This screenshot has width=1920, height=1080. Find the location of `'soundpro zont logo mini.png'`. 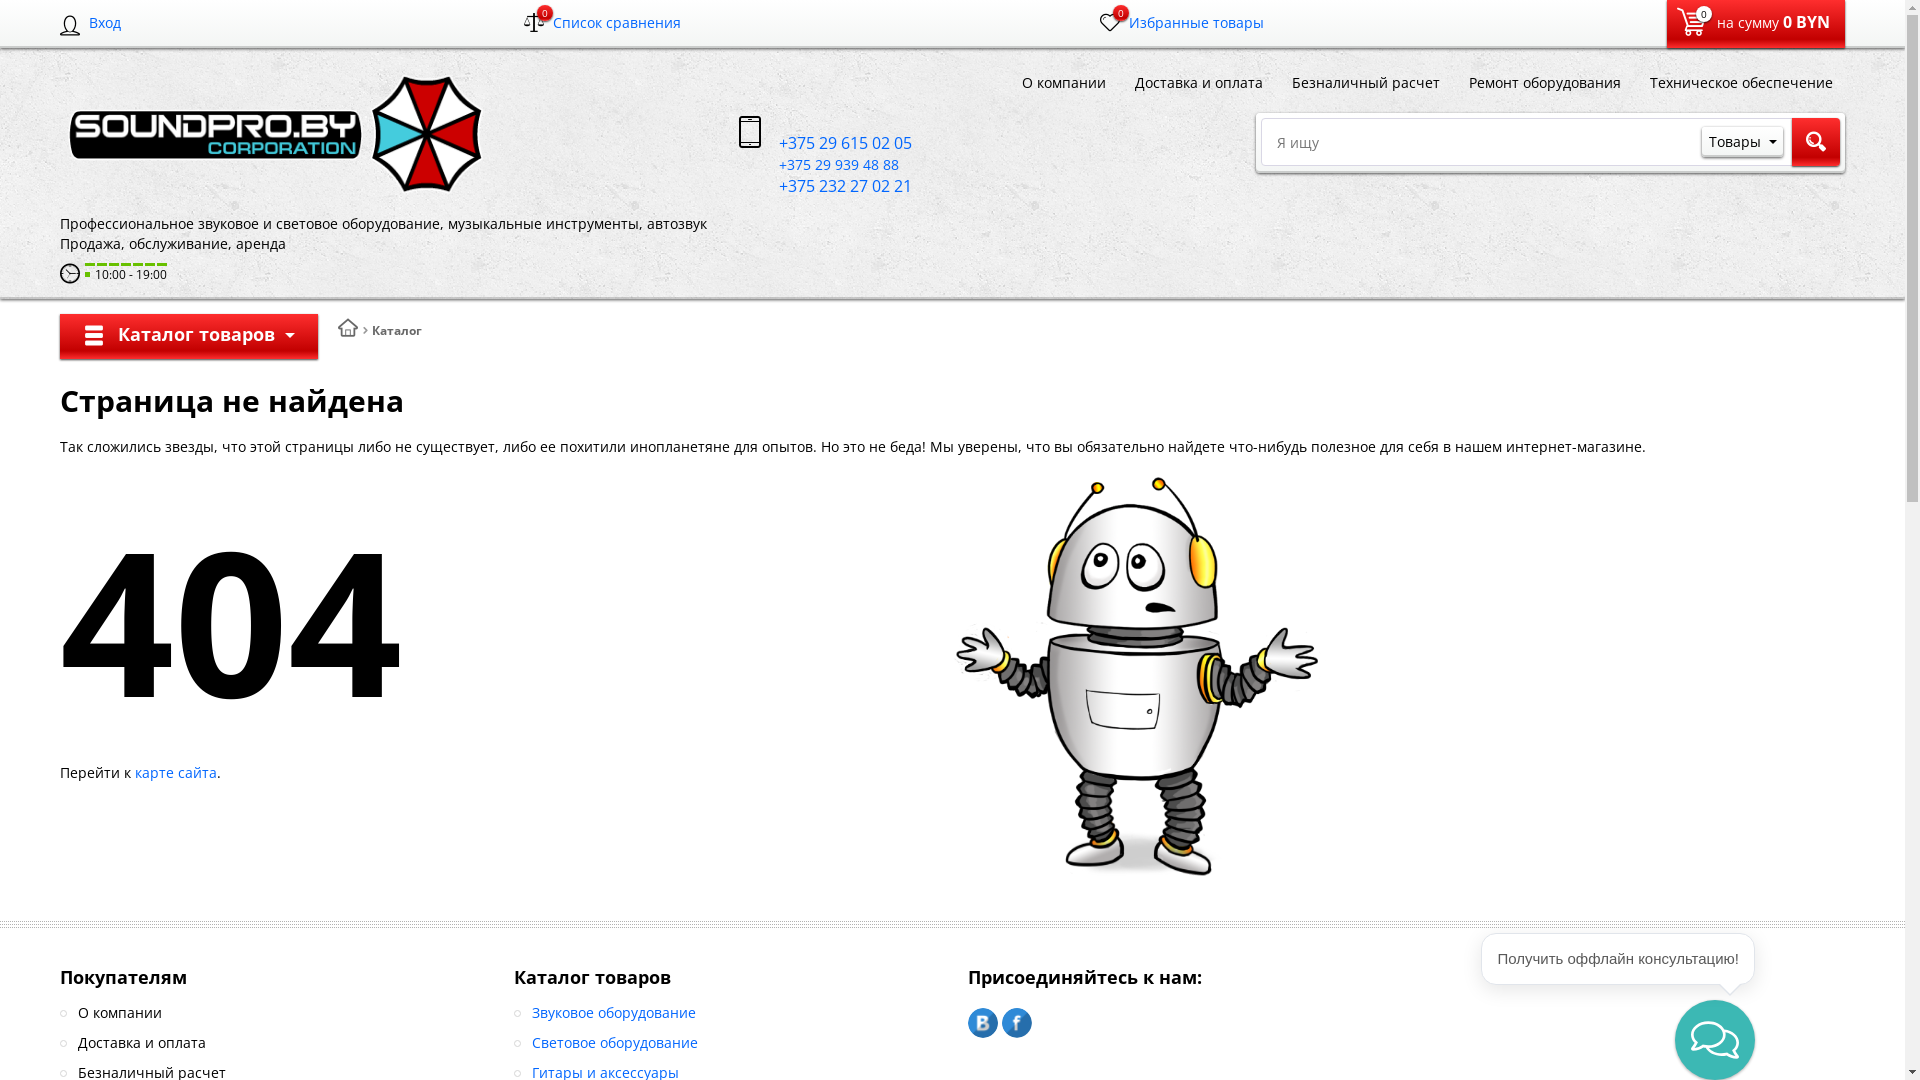

'soundpro zont logo mini.png' is located at coordinates (273, 134).